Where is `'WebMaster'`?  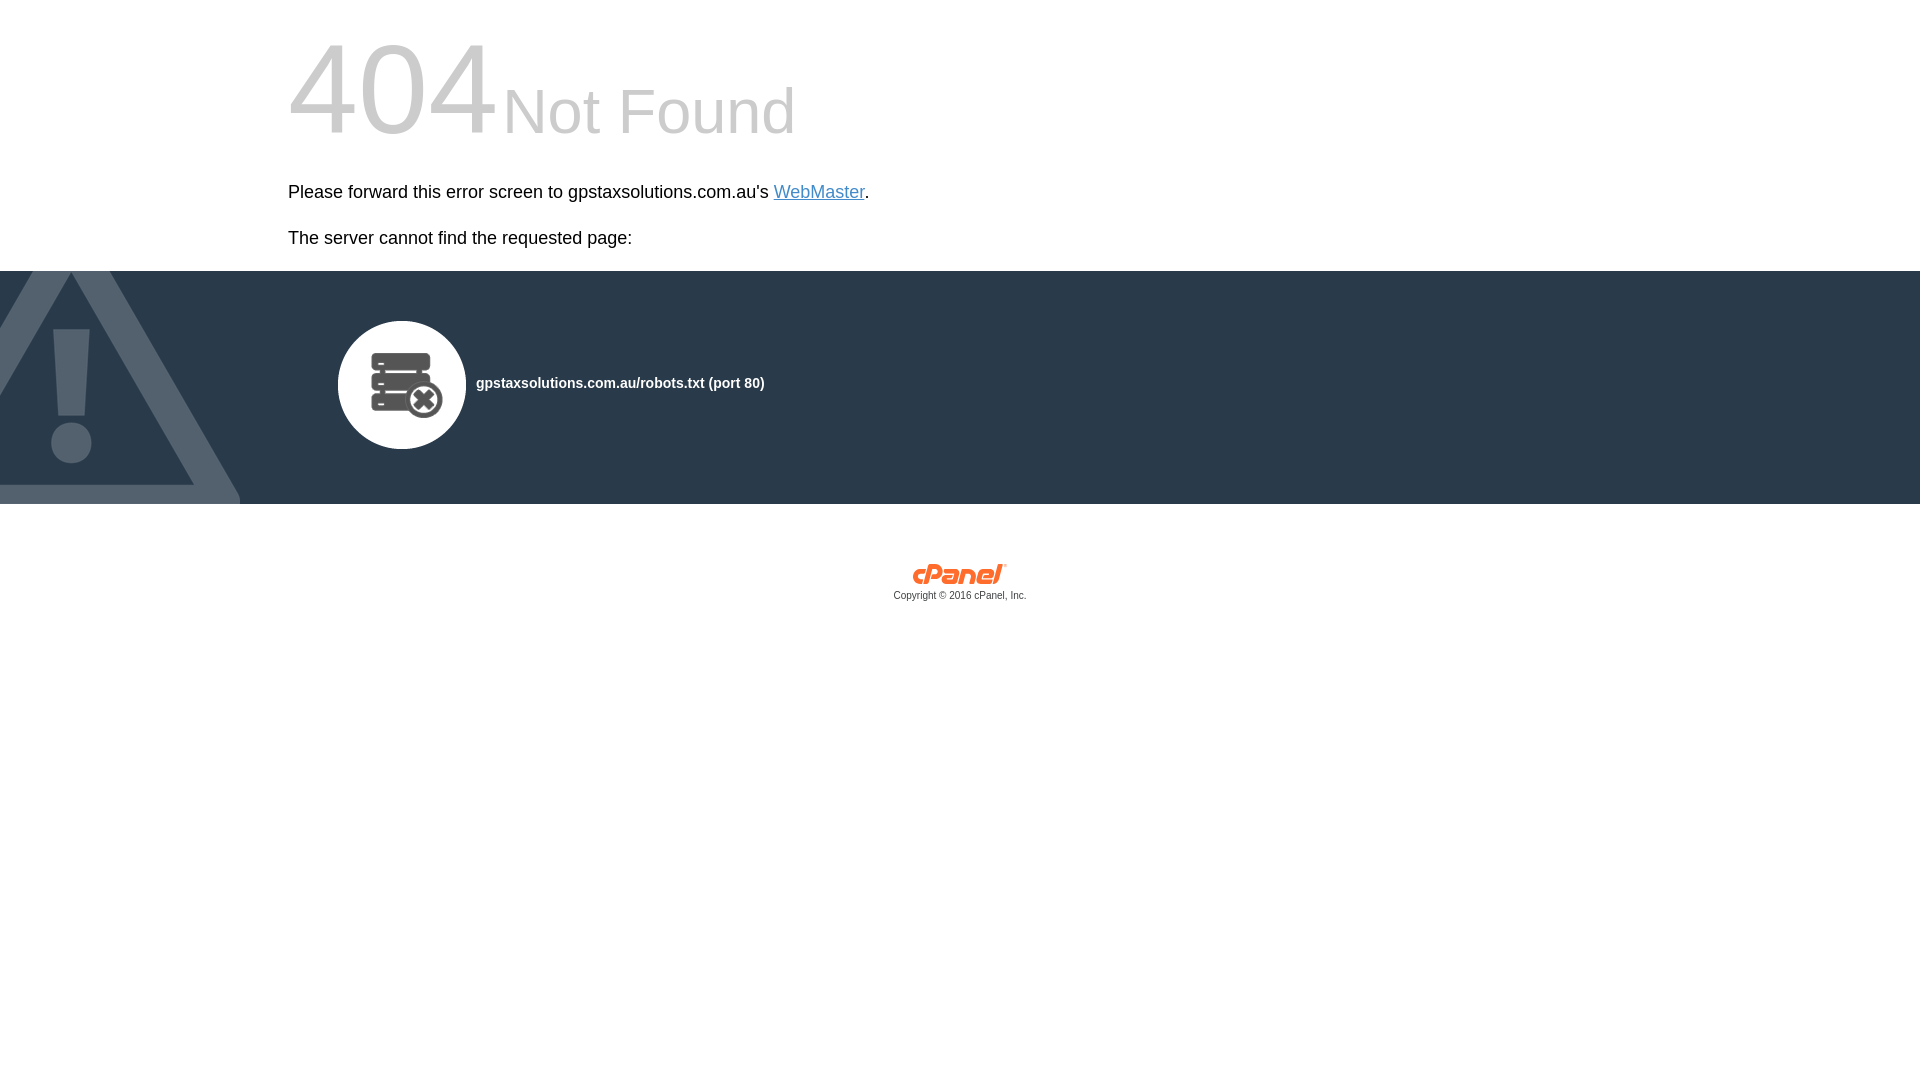
'WebMaster' is located at coordinates (819, 192).